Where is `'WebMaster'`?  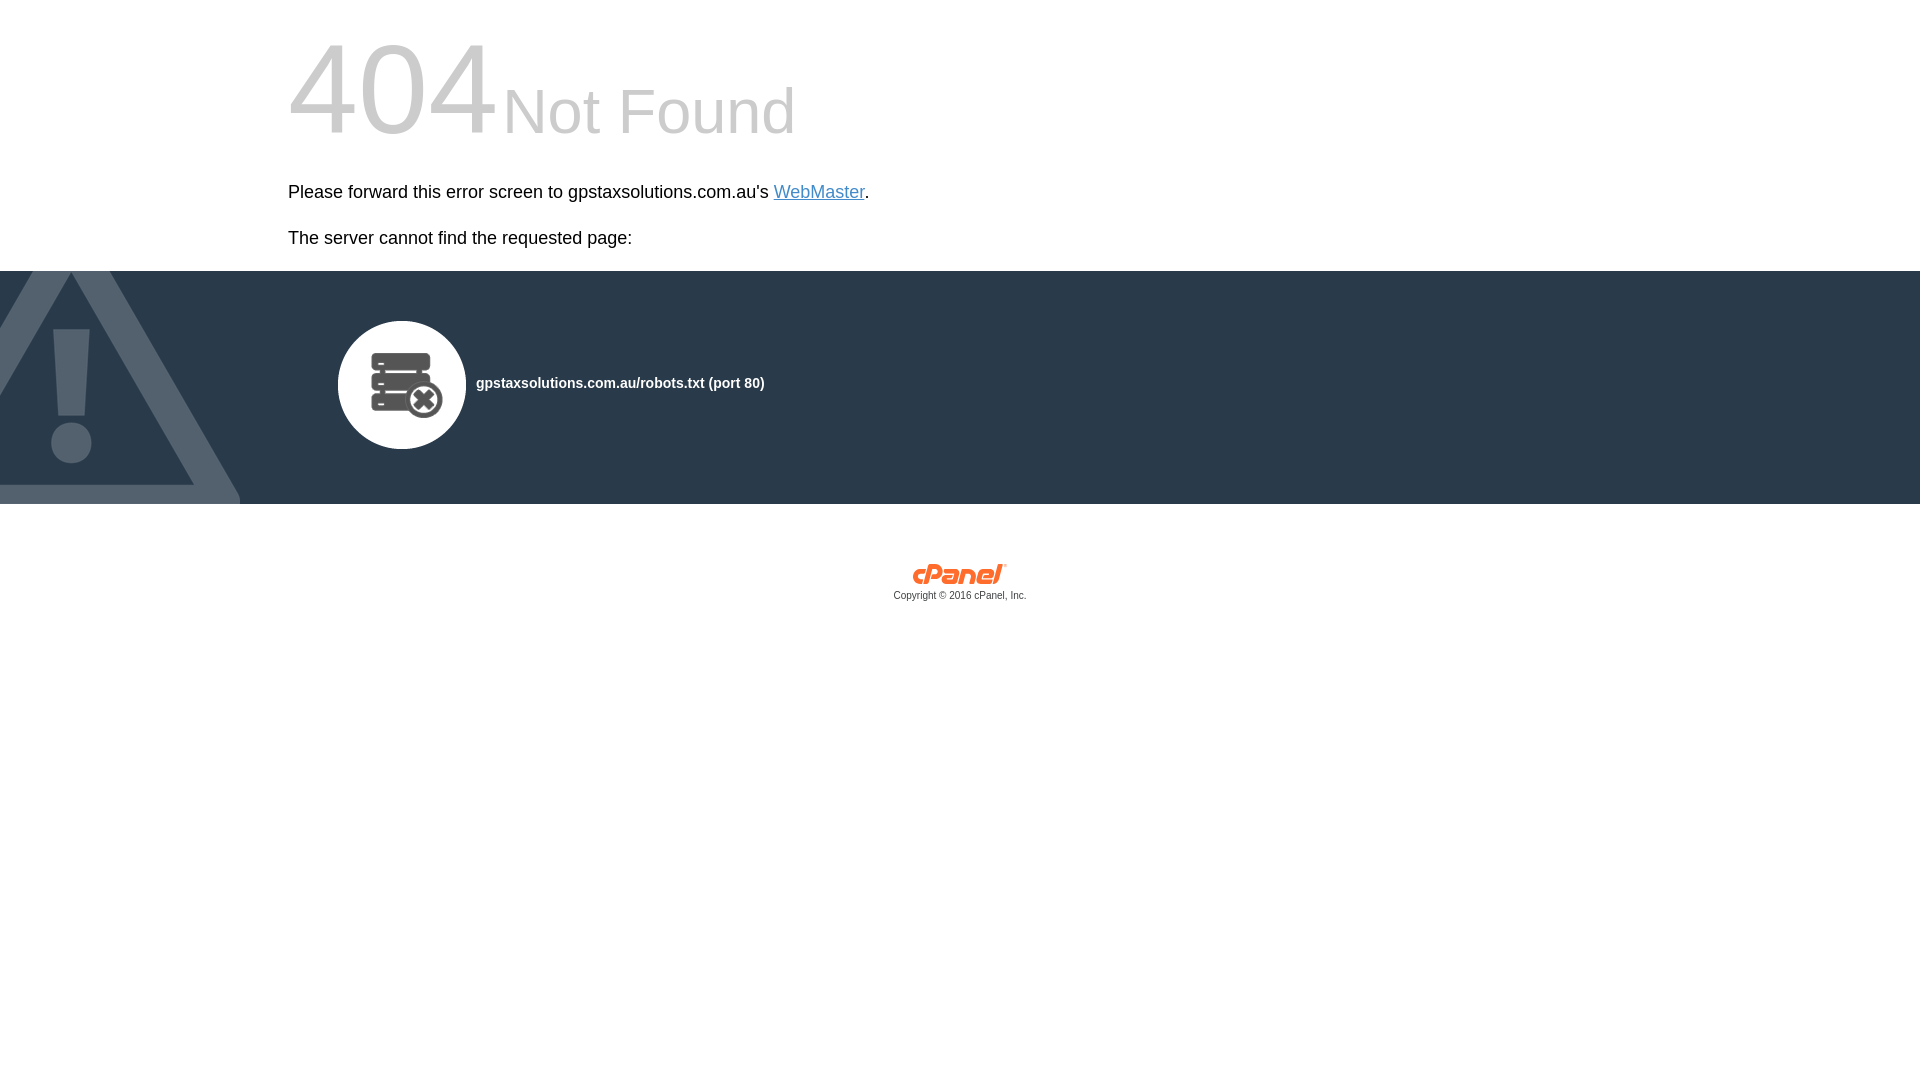
'WebMaster' is located at coordinates (819, 192).